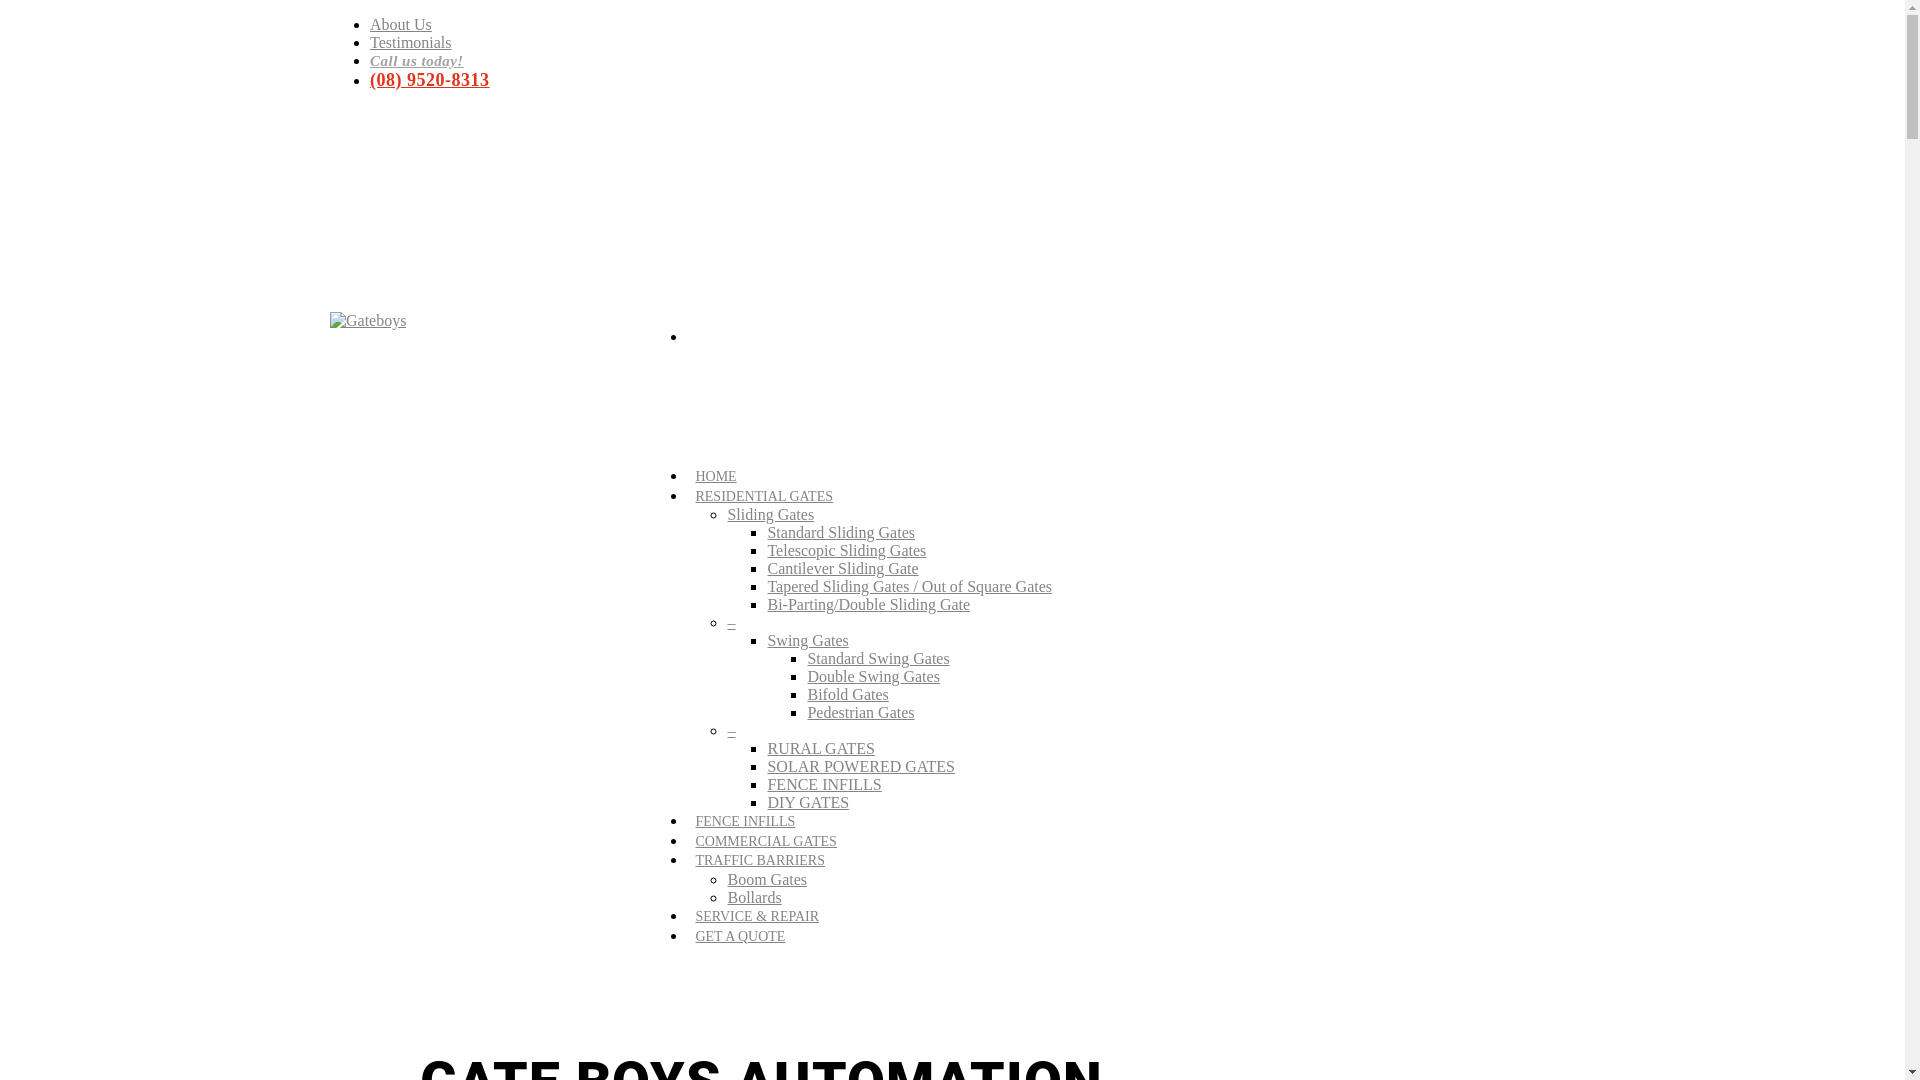  Describe the element at coordinates (908, 585) in the screenshot. I see `'Tapered Sliding Gates / Out of Square Gates'` at that location.